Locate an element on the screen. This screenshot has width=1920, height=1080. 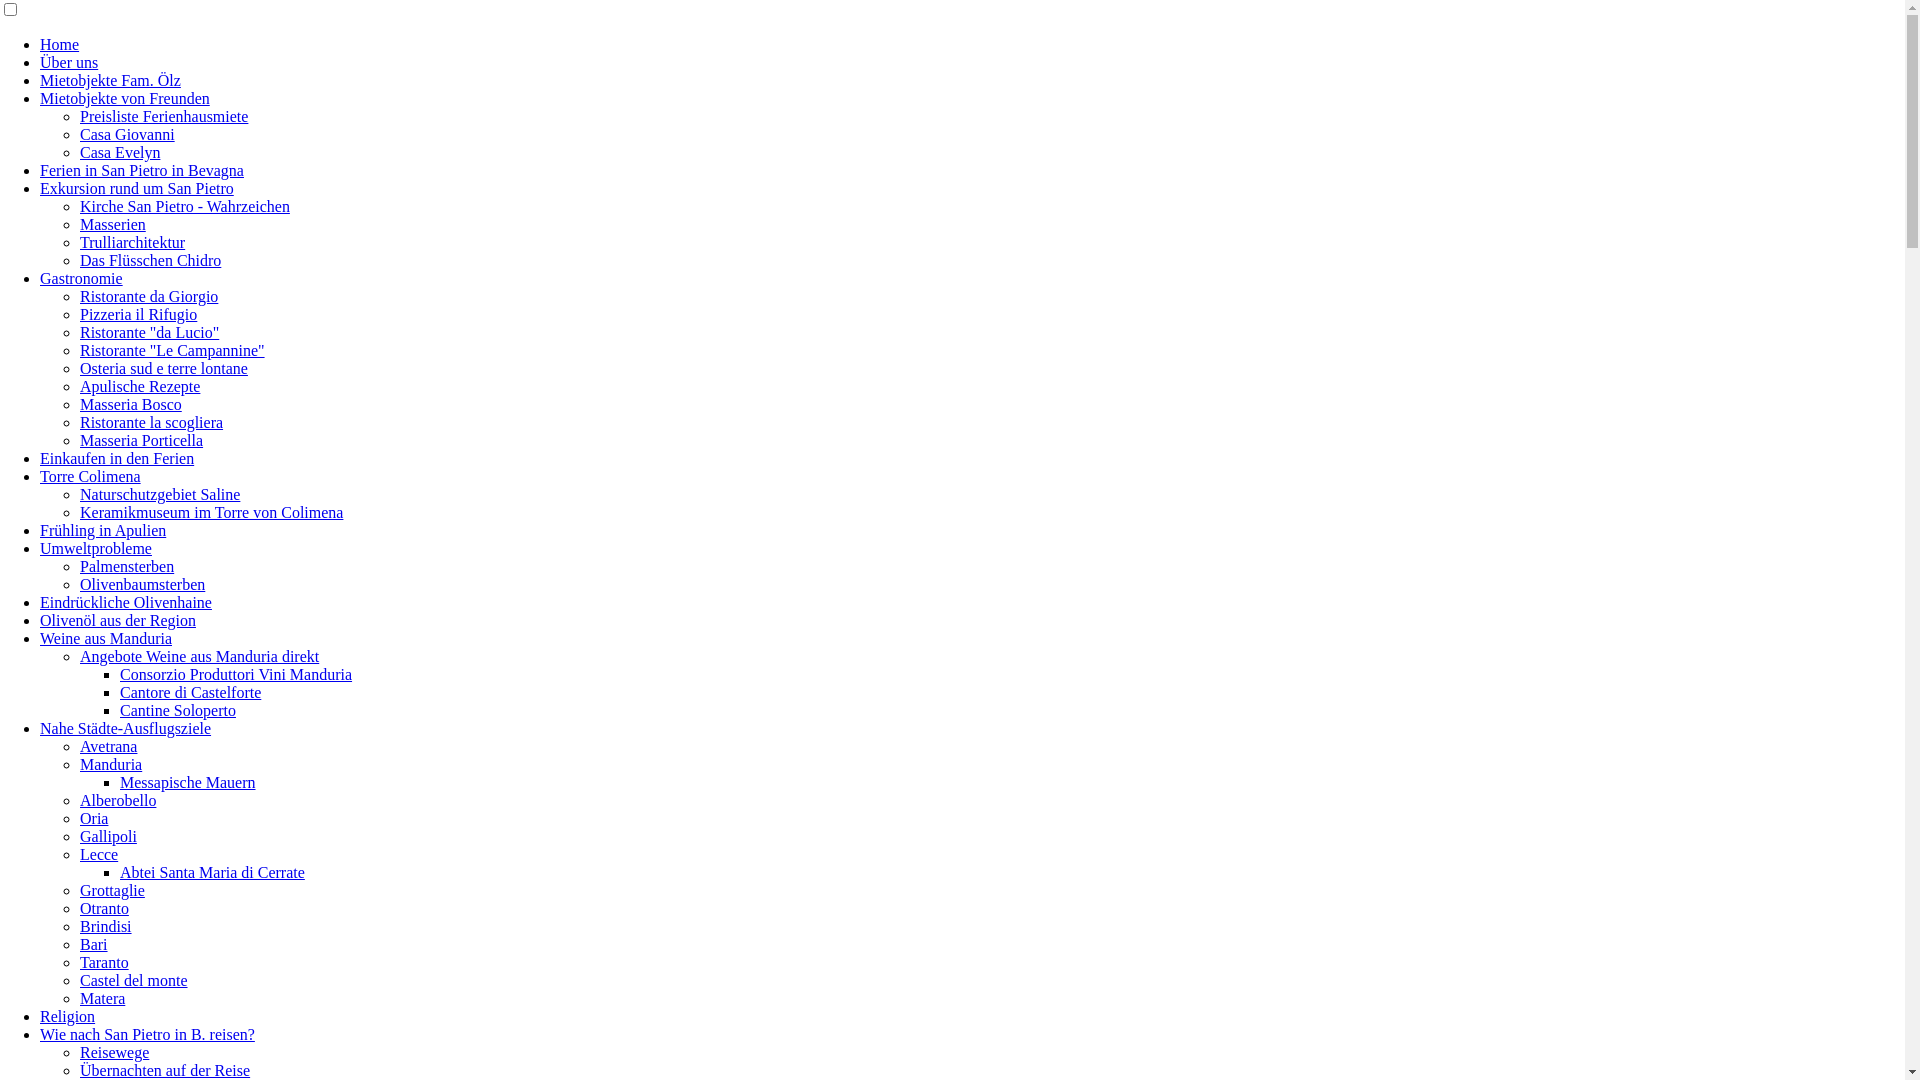
'Exkursion rund um San Pietro' is located at coordinates (136, 188).